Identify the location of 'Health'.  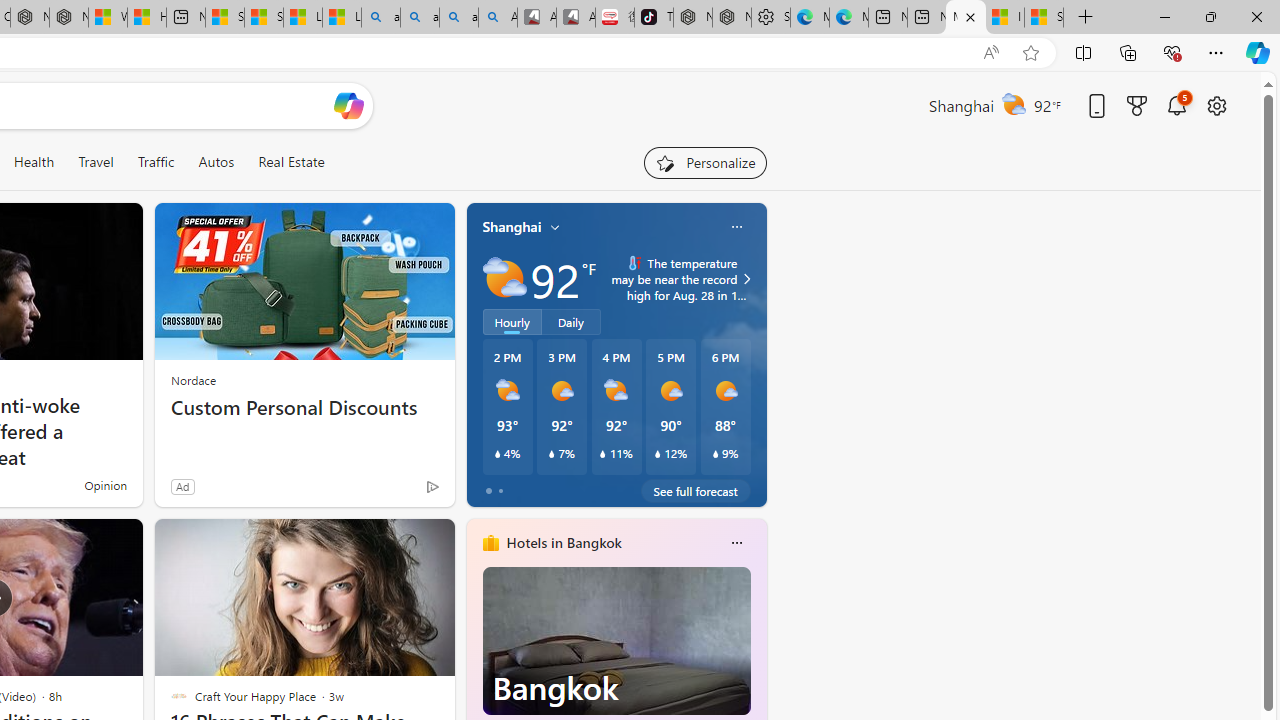
(34, 161).